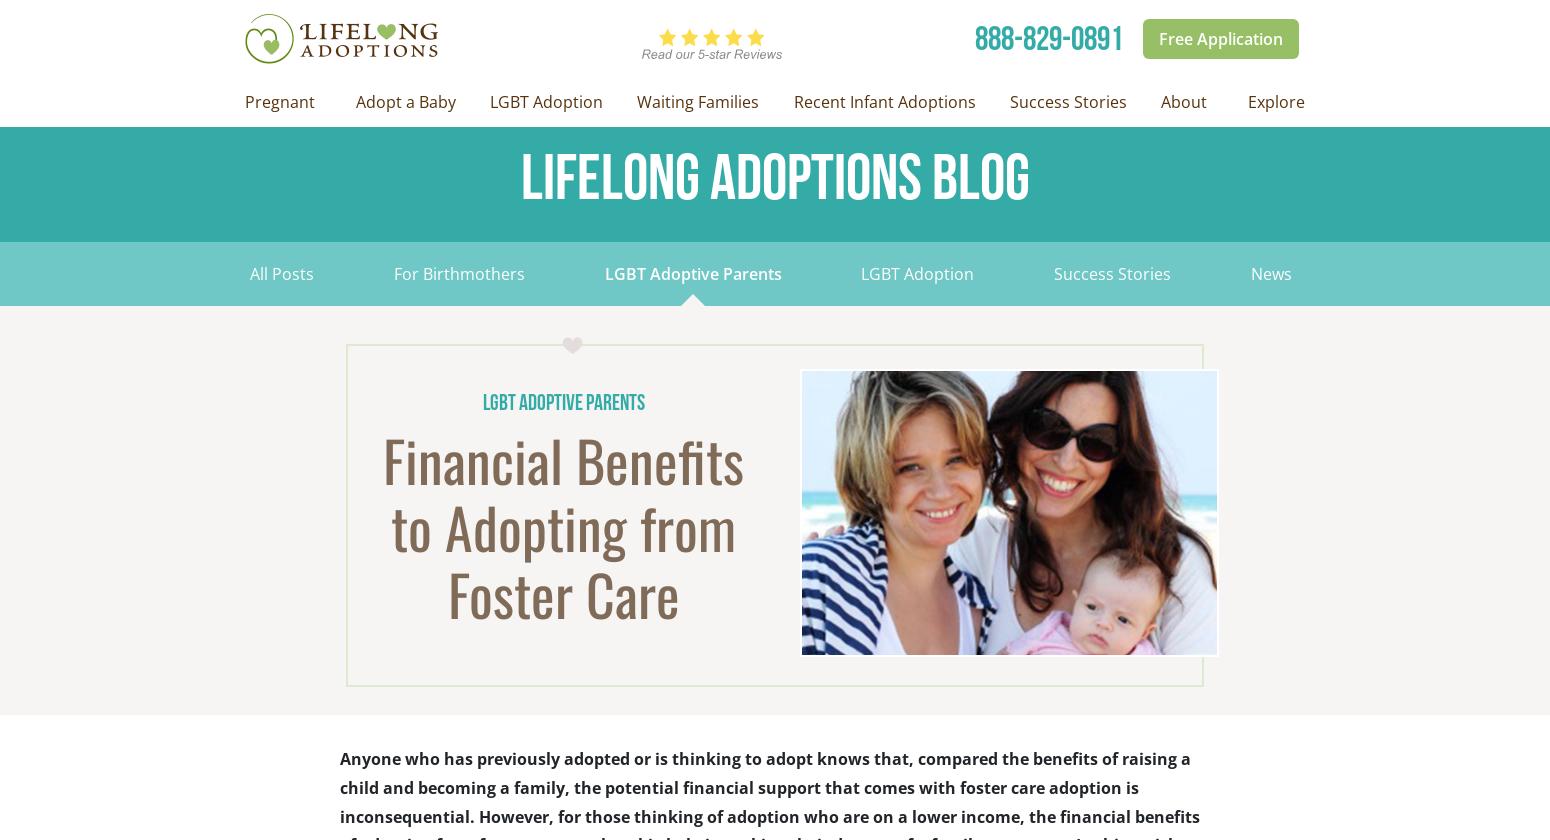  I want to click on 'For Birthmothers', so click(392, 273).